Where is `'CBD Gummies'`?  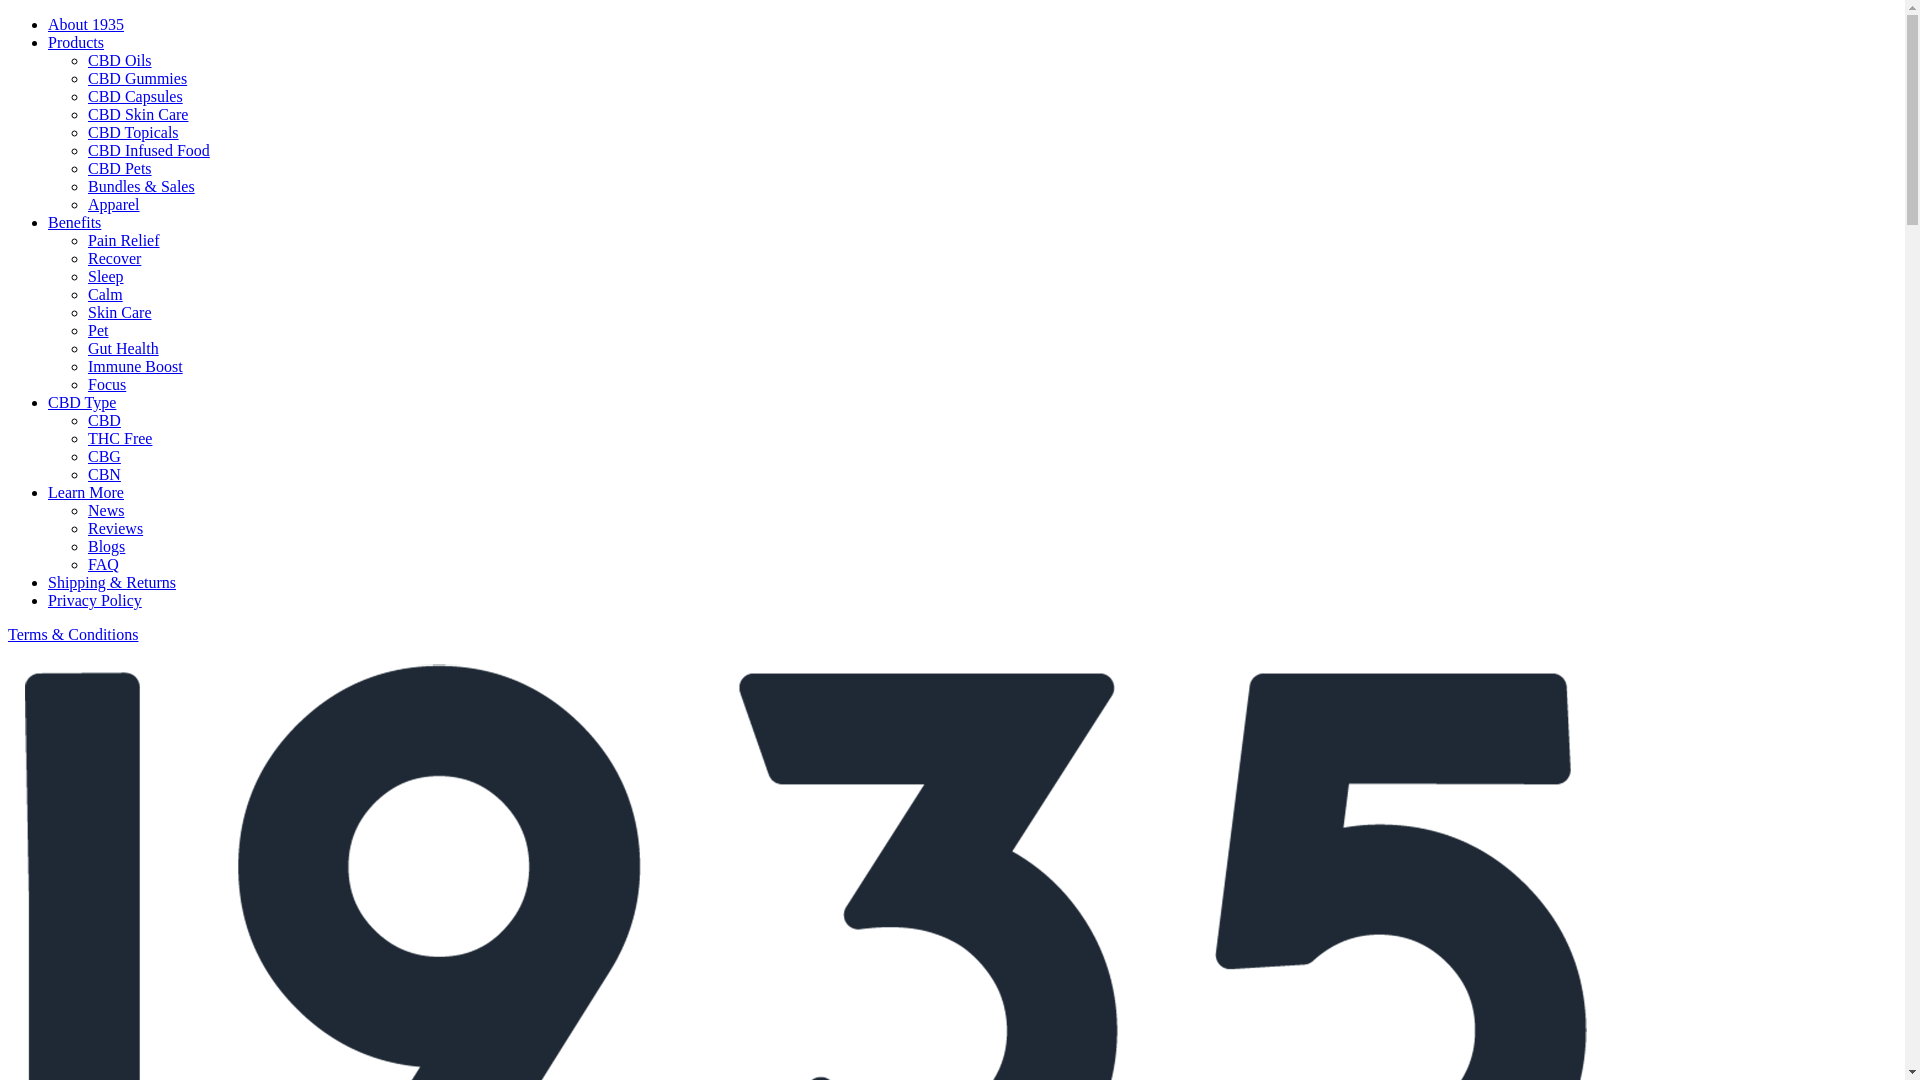 'CBD Gummies' is located at coordinates (136, 77).